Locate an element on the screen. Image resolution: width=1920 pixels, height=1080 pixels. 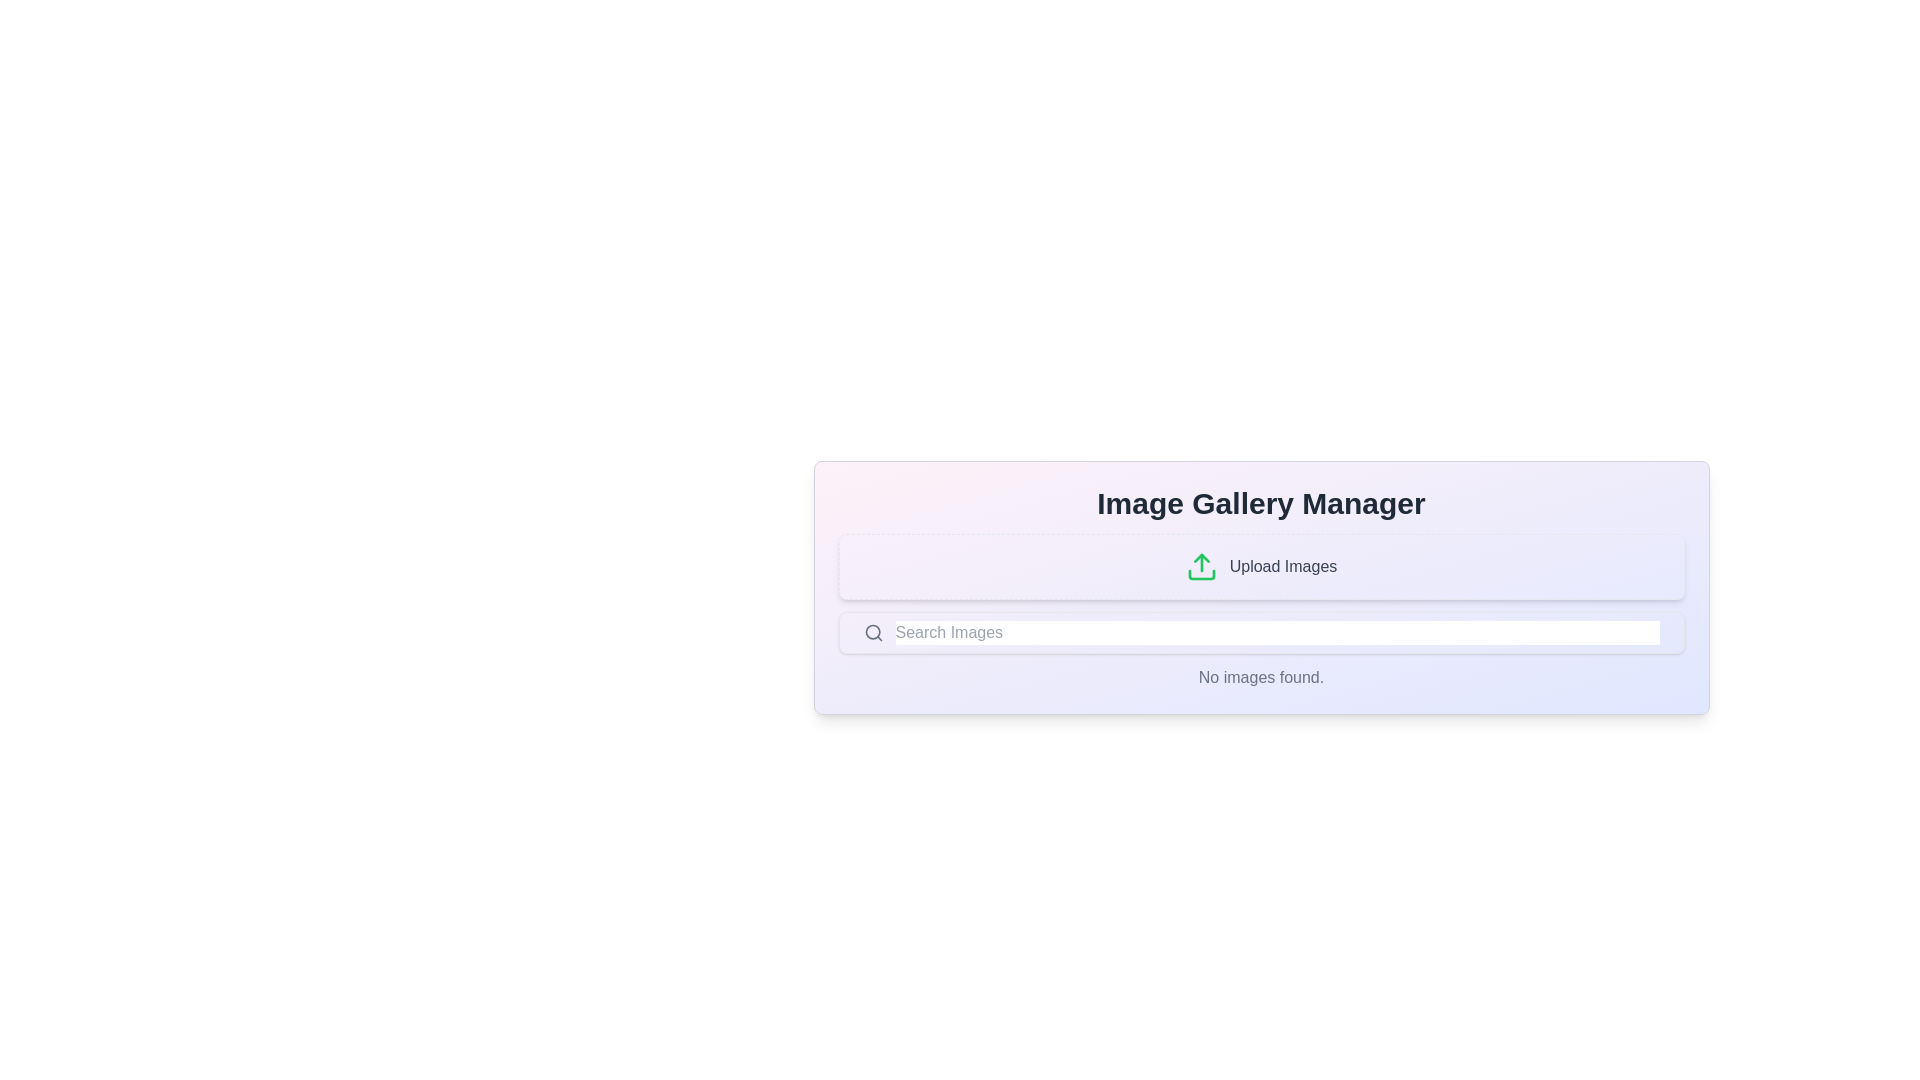
the text label that describes the functionality of uploading images, located to the right of the upward-pointing green arrow icon is located at coordinates (1283, 567).